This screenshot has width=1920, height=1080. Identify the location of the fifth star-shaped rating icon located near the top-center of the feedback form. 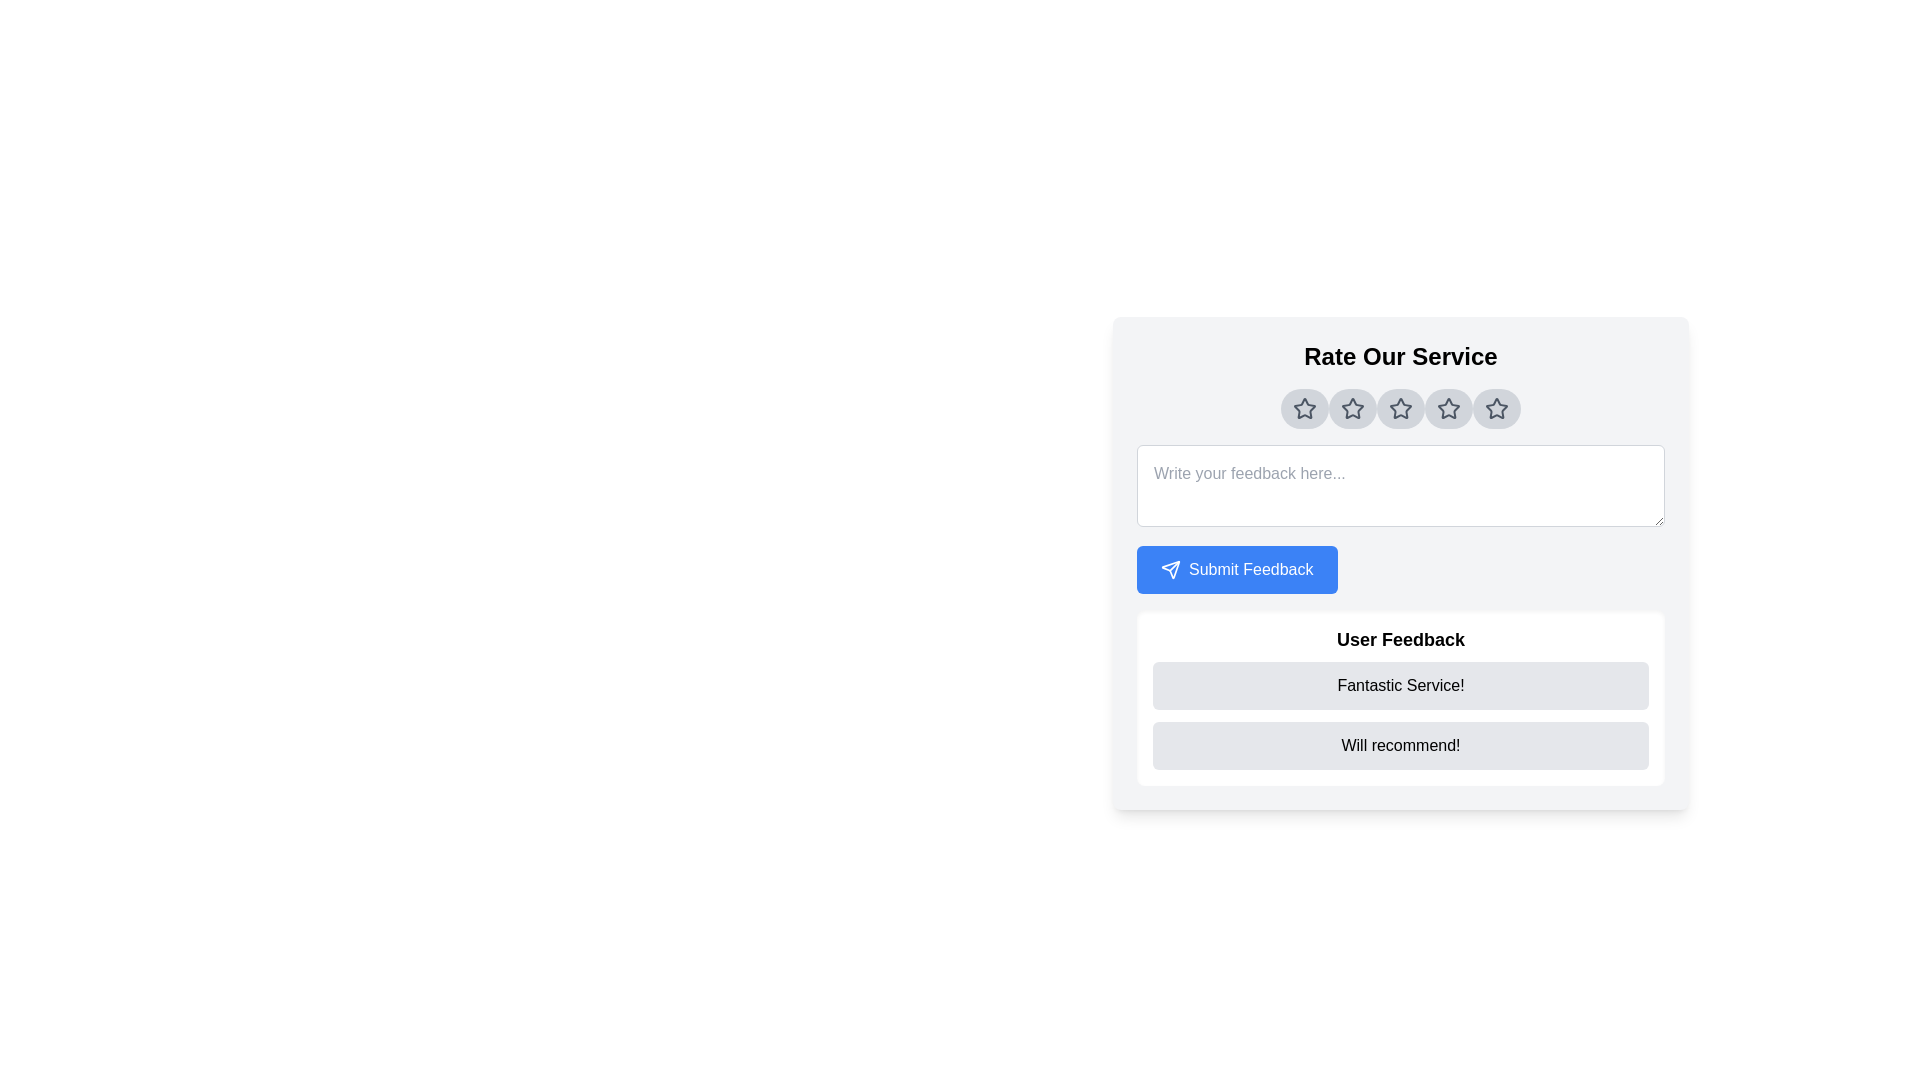
(1449, 407).